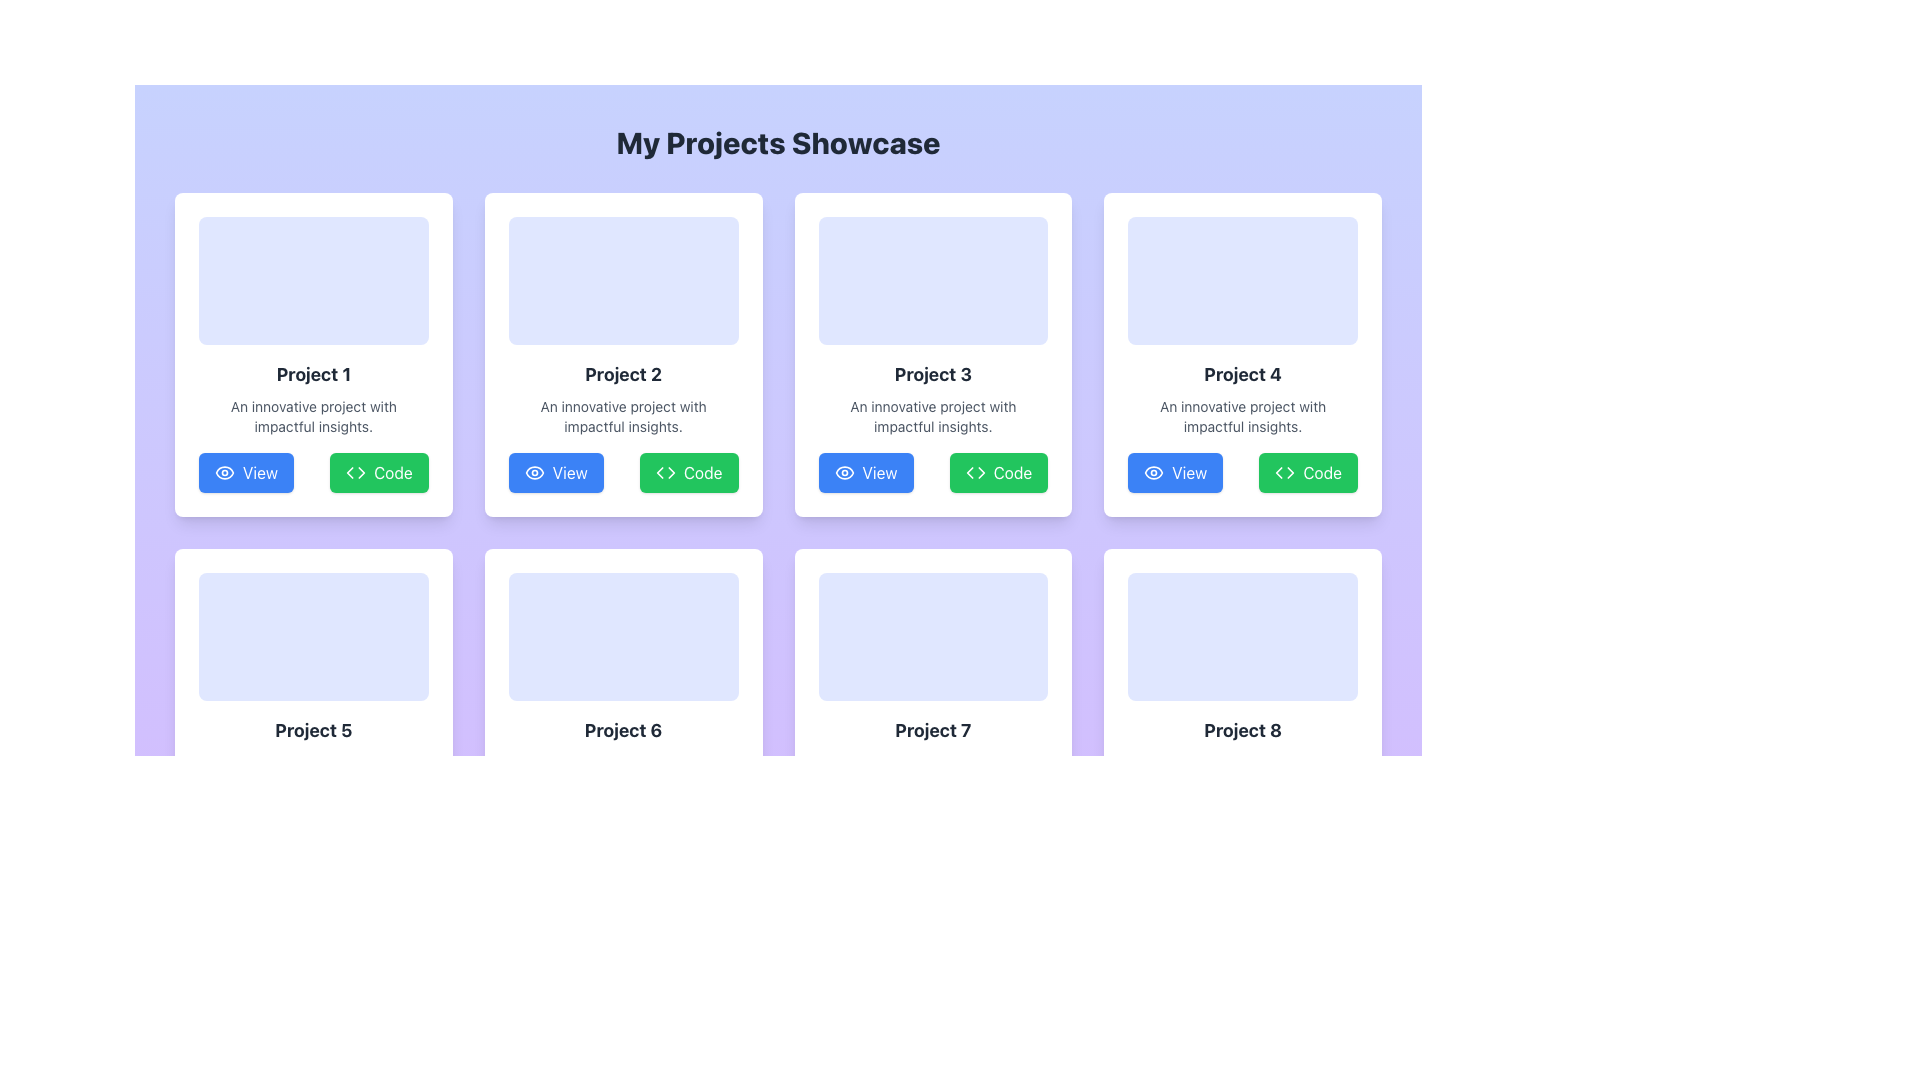  What do you see at coordinates (932, 473) in the screenshot?
I see `the right button labeled 'Code' which is styled with a green background and represents code brackets, located at the bottom of the 'Project 3' card` at bounding box center [932, 473].